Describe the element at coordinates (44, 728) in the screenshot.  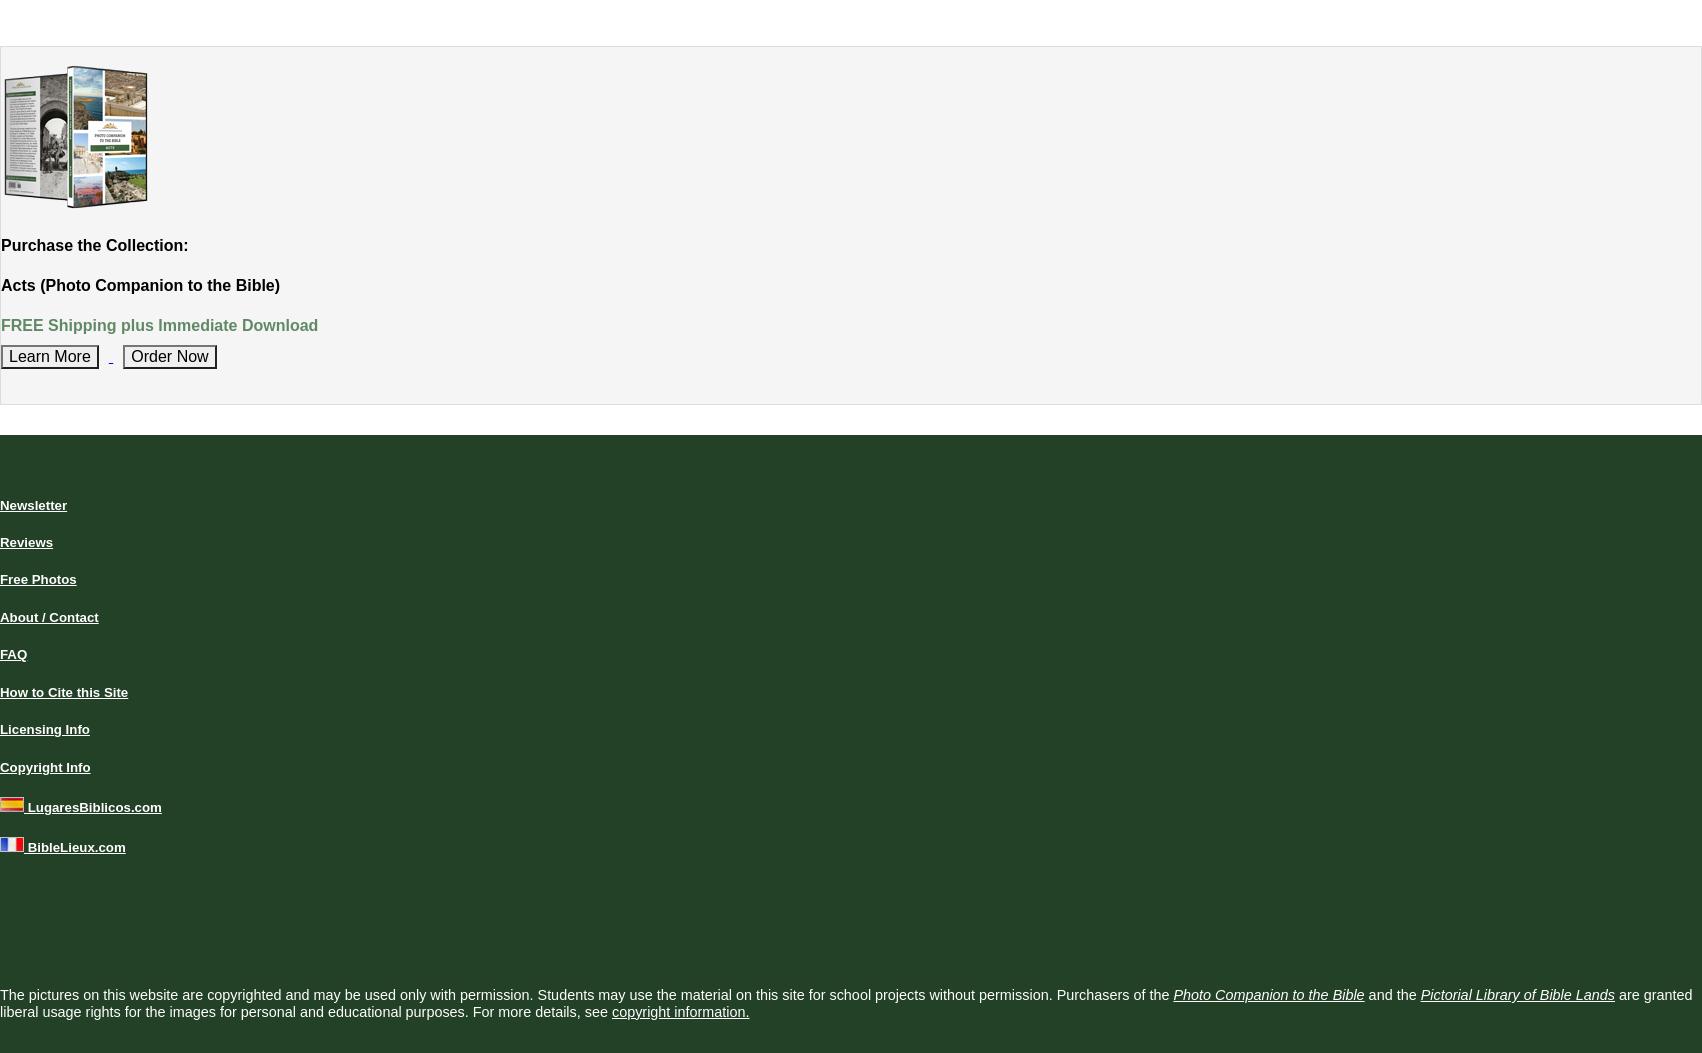
I see `'Licensing Info'` at that location.